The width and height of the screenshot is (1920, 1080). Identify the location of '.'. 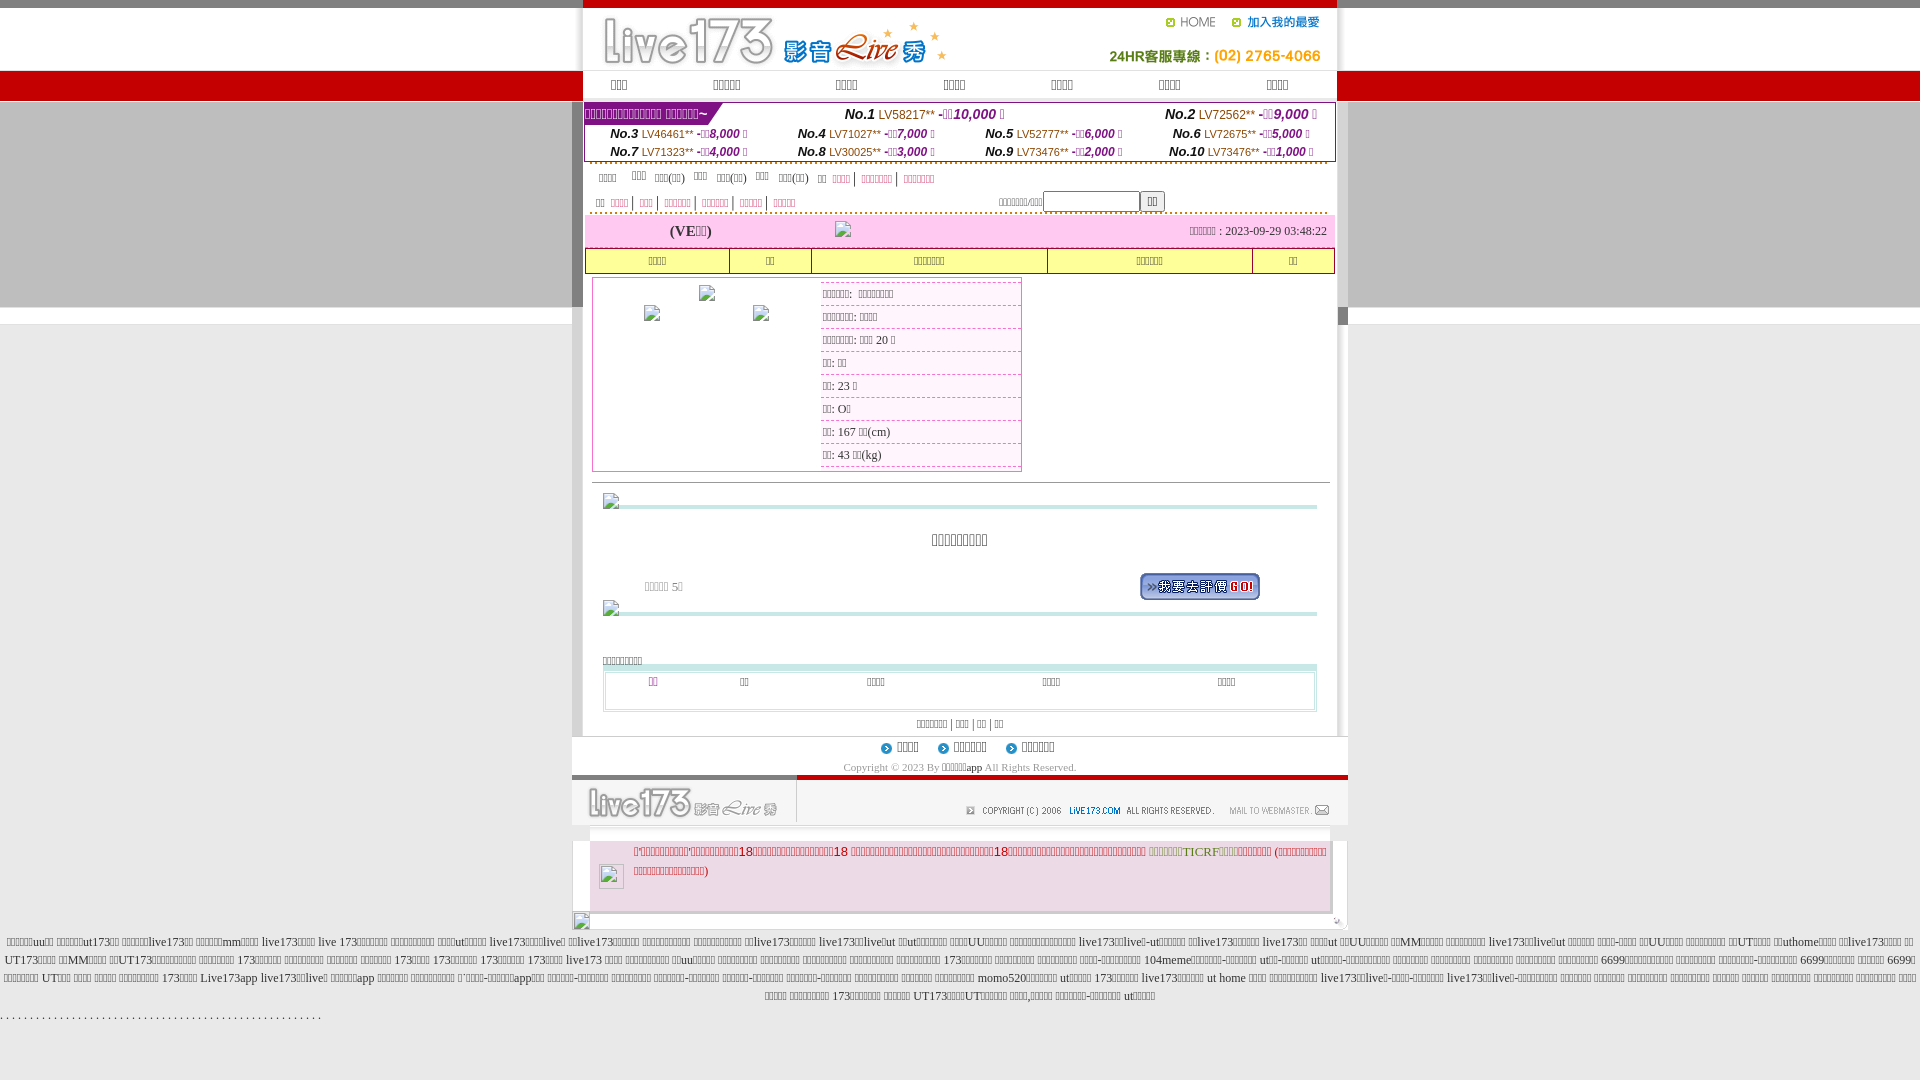
(288, 1014).